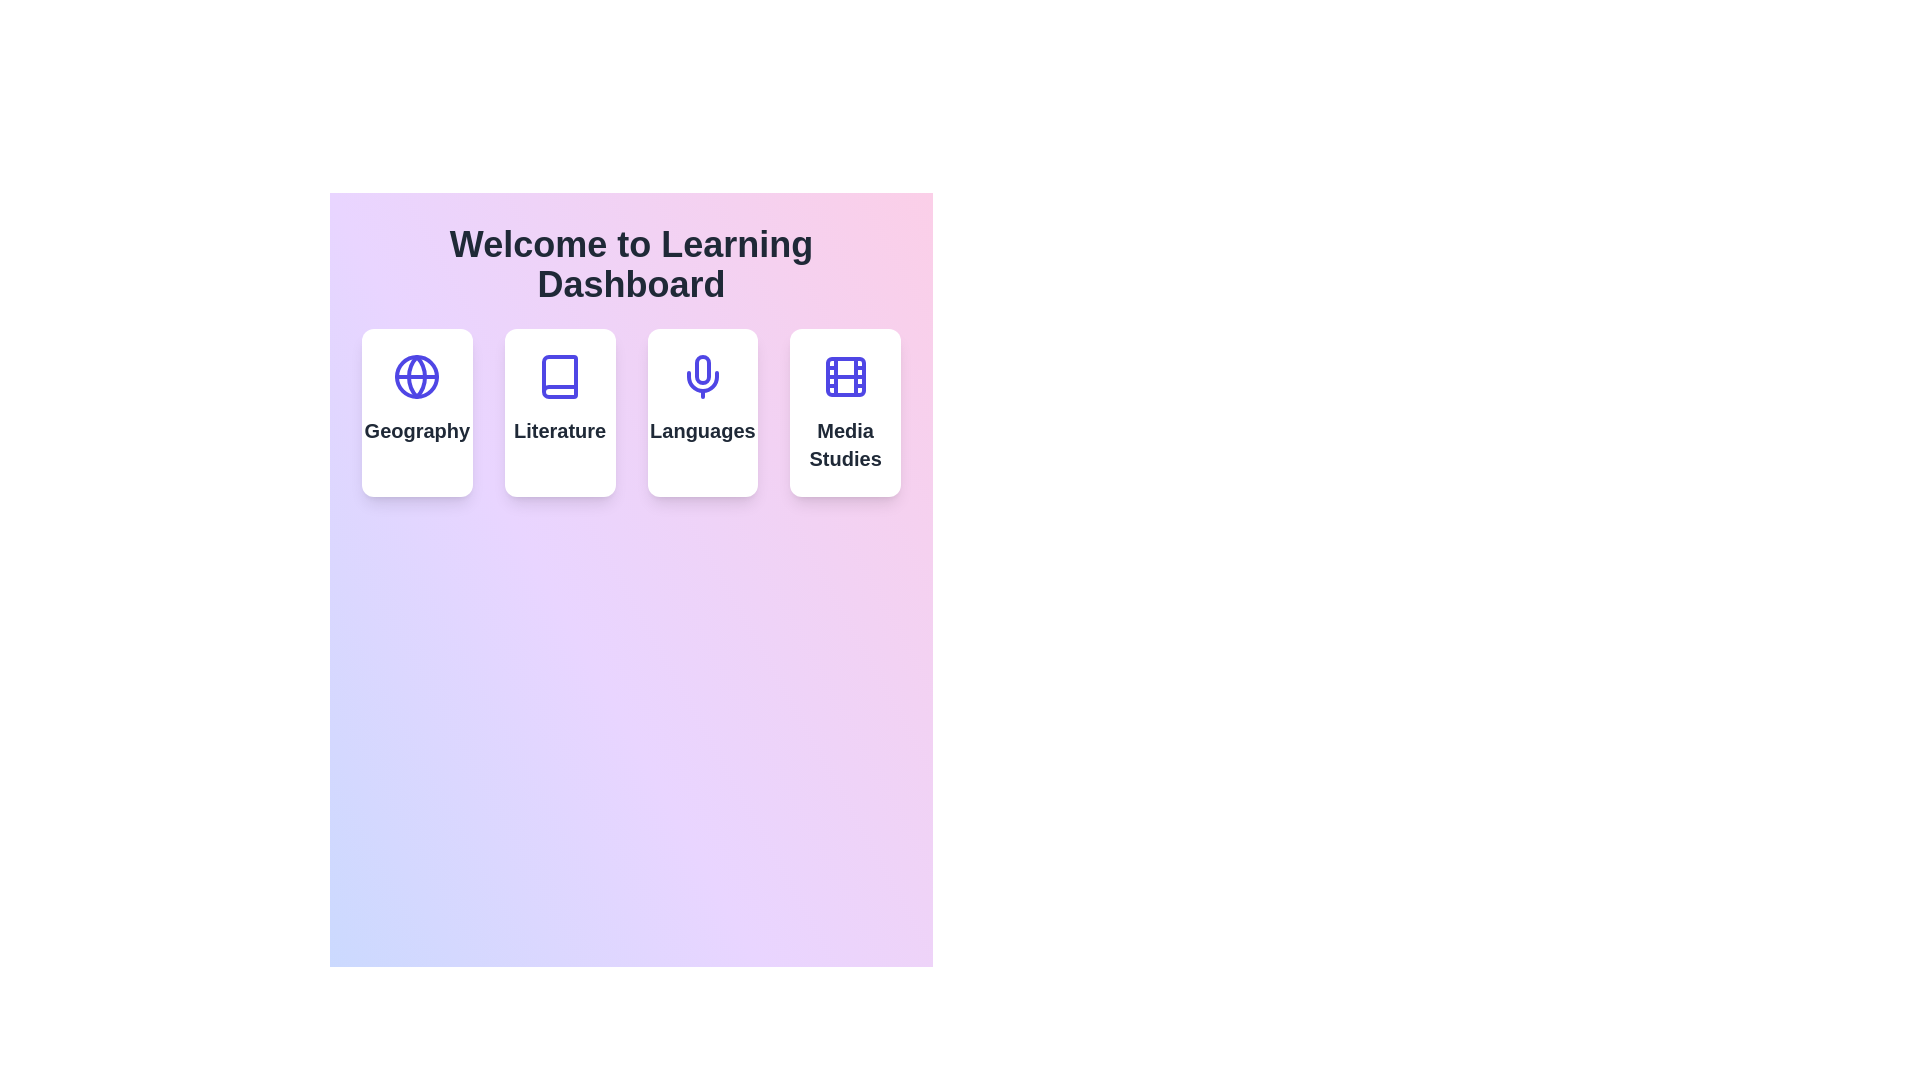 This screenshot has width=1920, height=1080. I want to click on the 'Languages' card, which is the third card in a grid layout of four cards, to confirm selection, so click(702, 411).